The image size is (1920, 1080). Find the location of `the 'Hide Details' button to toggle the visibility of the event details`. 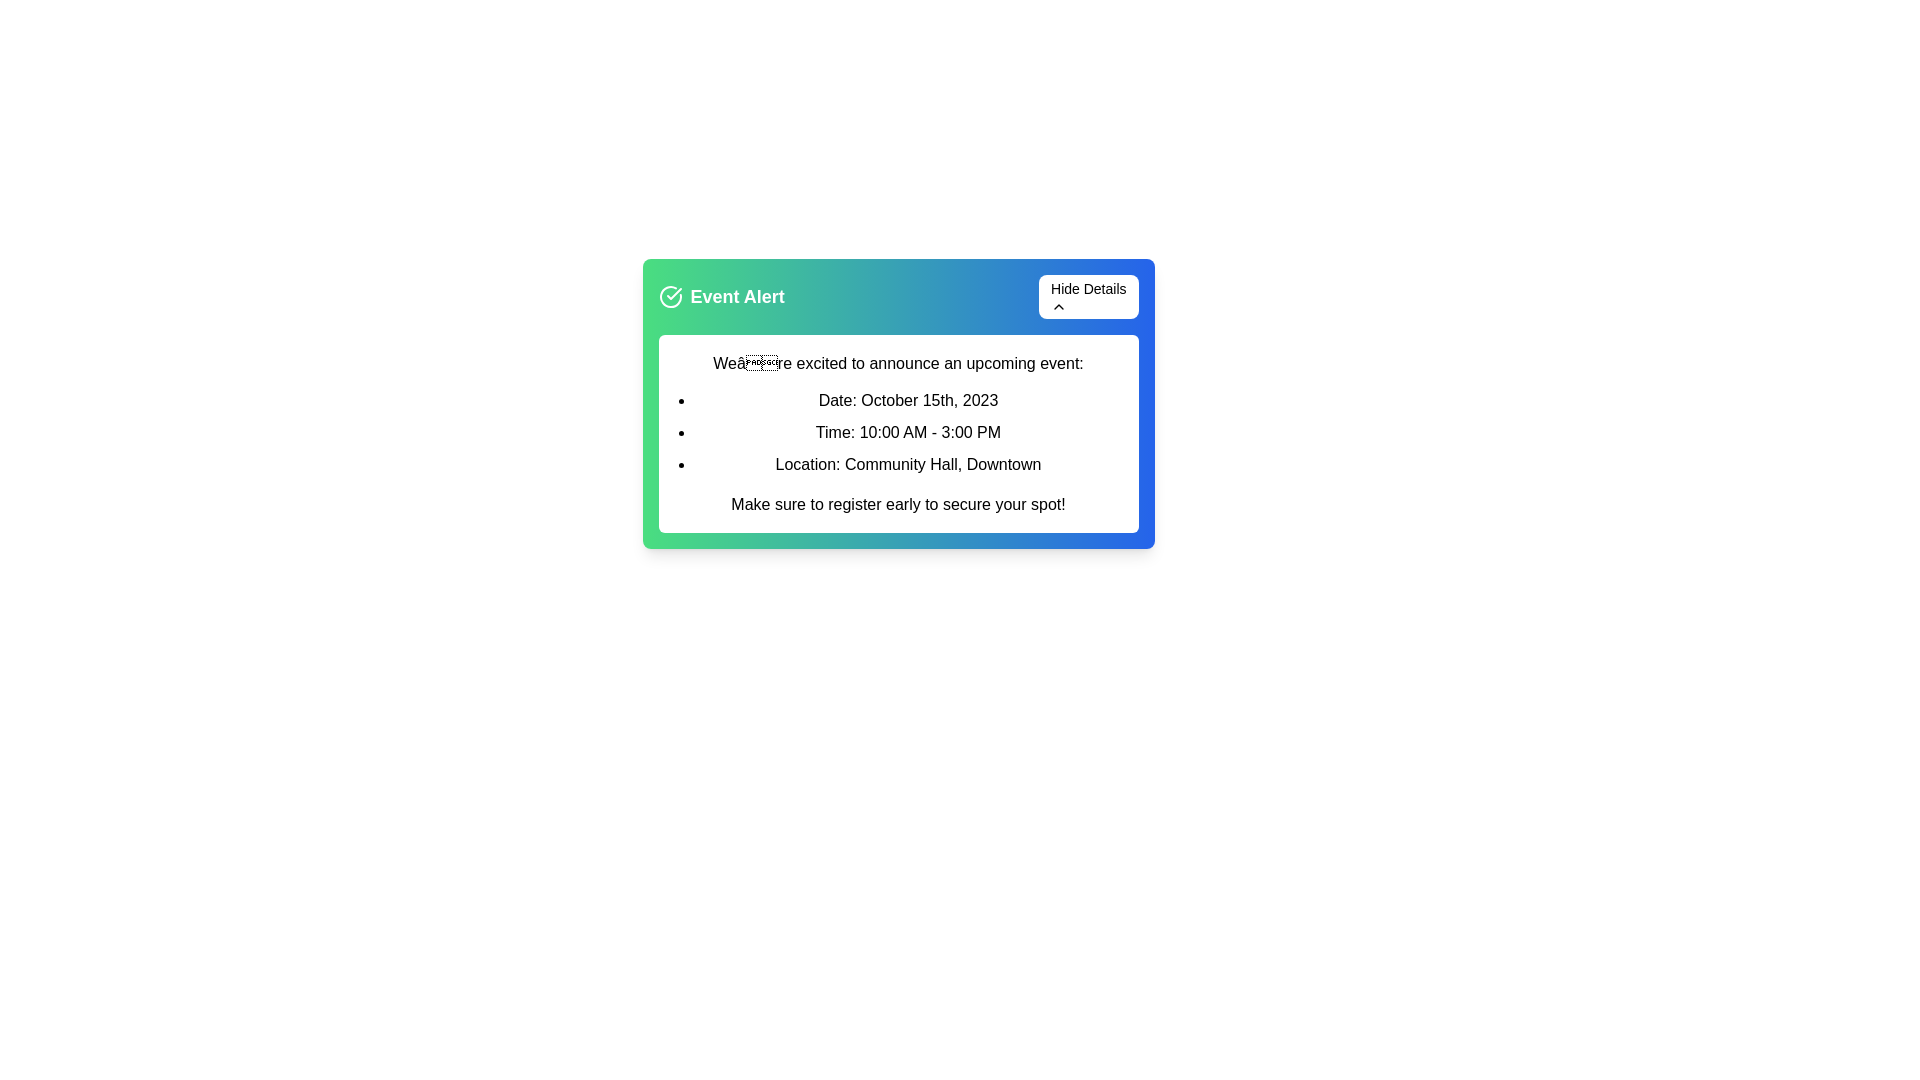

the 'Hide Details' button to toggle the visibility of the event details is located at coordinates (1087, 297).